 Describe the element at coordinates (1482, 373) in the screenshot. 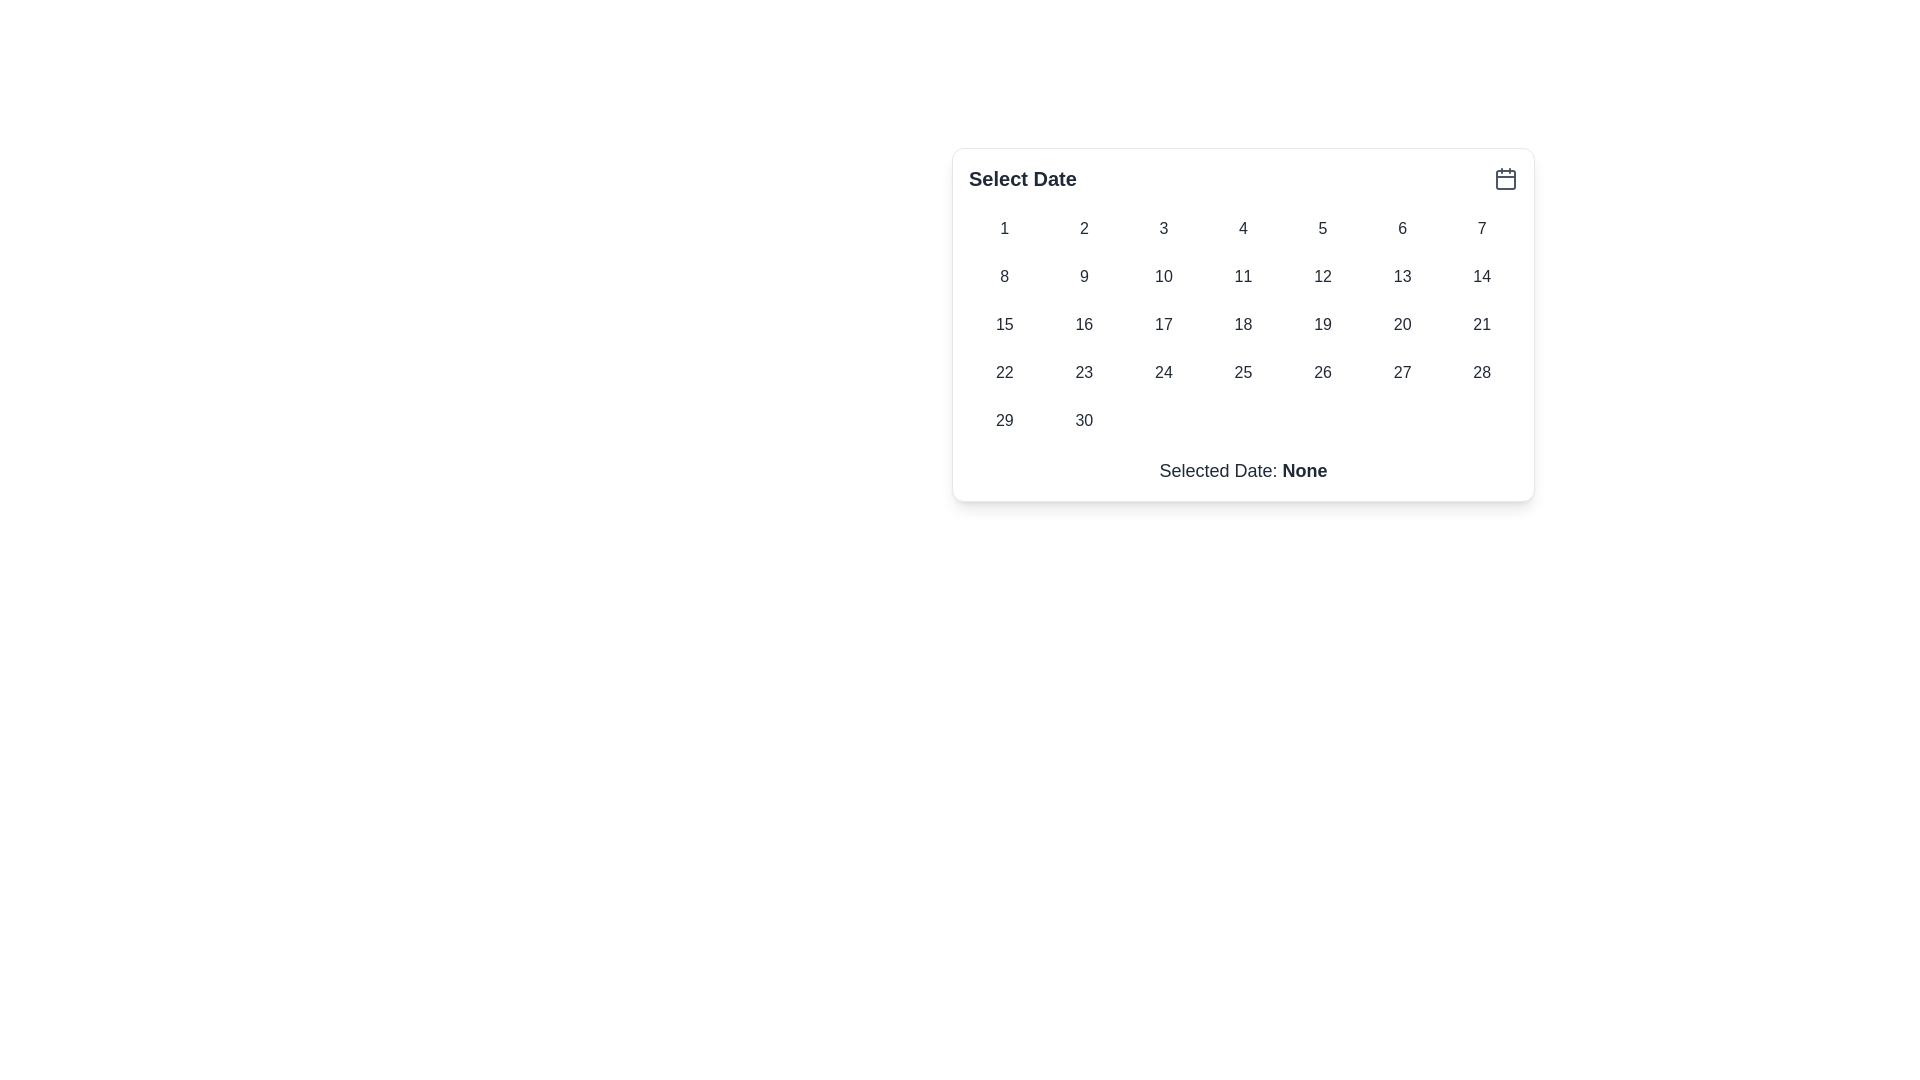

I see `the button displaying the number '28' in the seventh column of the fourth row under the 'Select Date' header` at that location.